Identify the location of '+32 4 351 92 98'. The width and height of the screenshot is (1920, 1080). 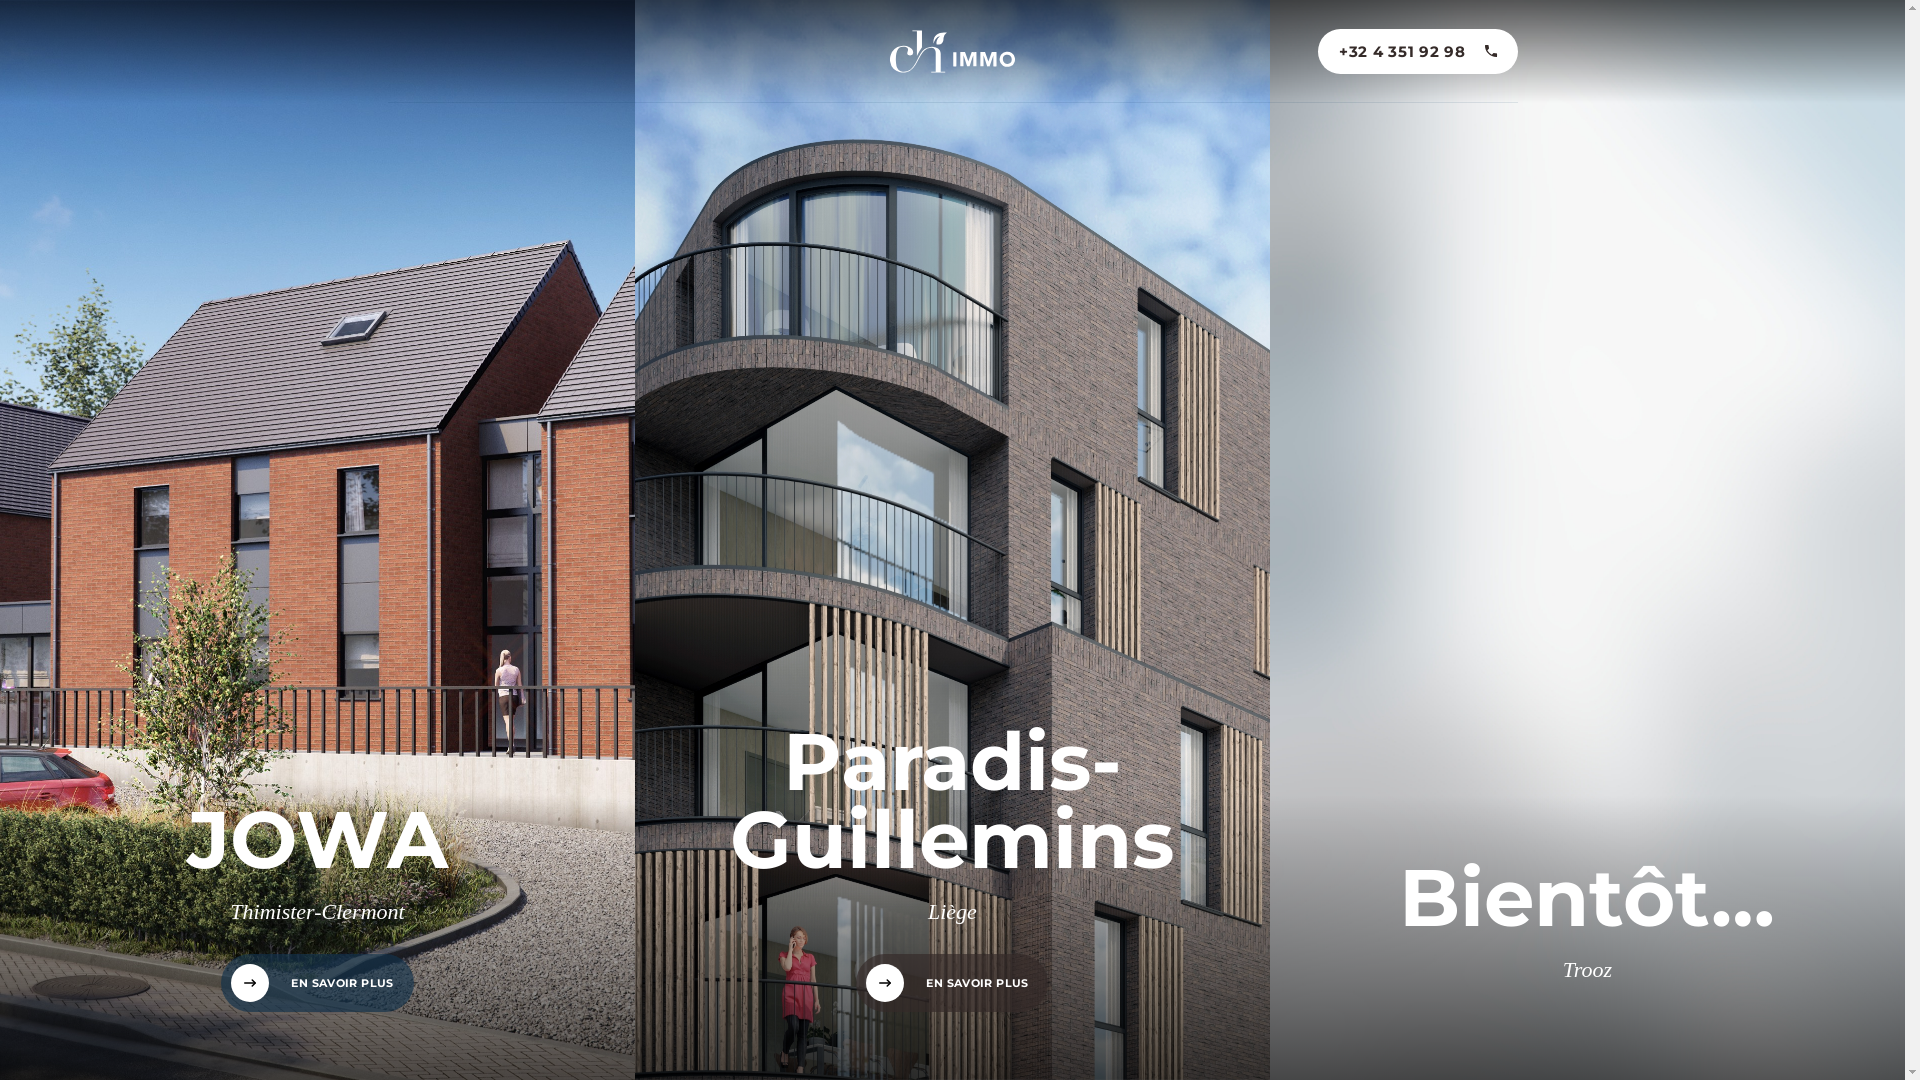
(1416, 49).